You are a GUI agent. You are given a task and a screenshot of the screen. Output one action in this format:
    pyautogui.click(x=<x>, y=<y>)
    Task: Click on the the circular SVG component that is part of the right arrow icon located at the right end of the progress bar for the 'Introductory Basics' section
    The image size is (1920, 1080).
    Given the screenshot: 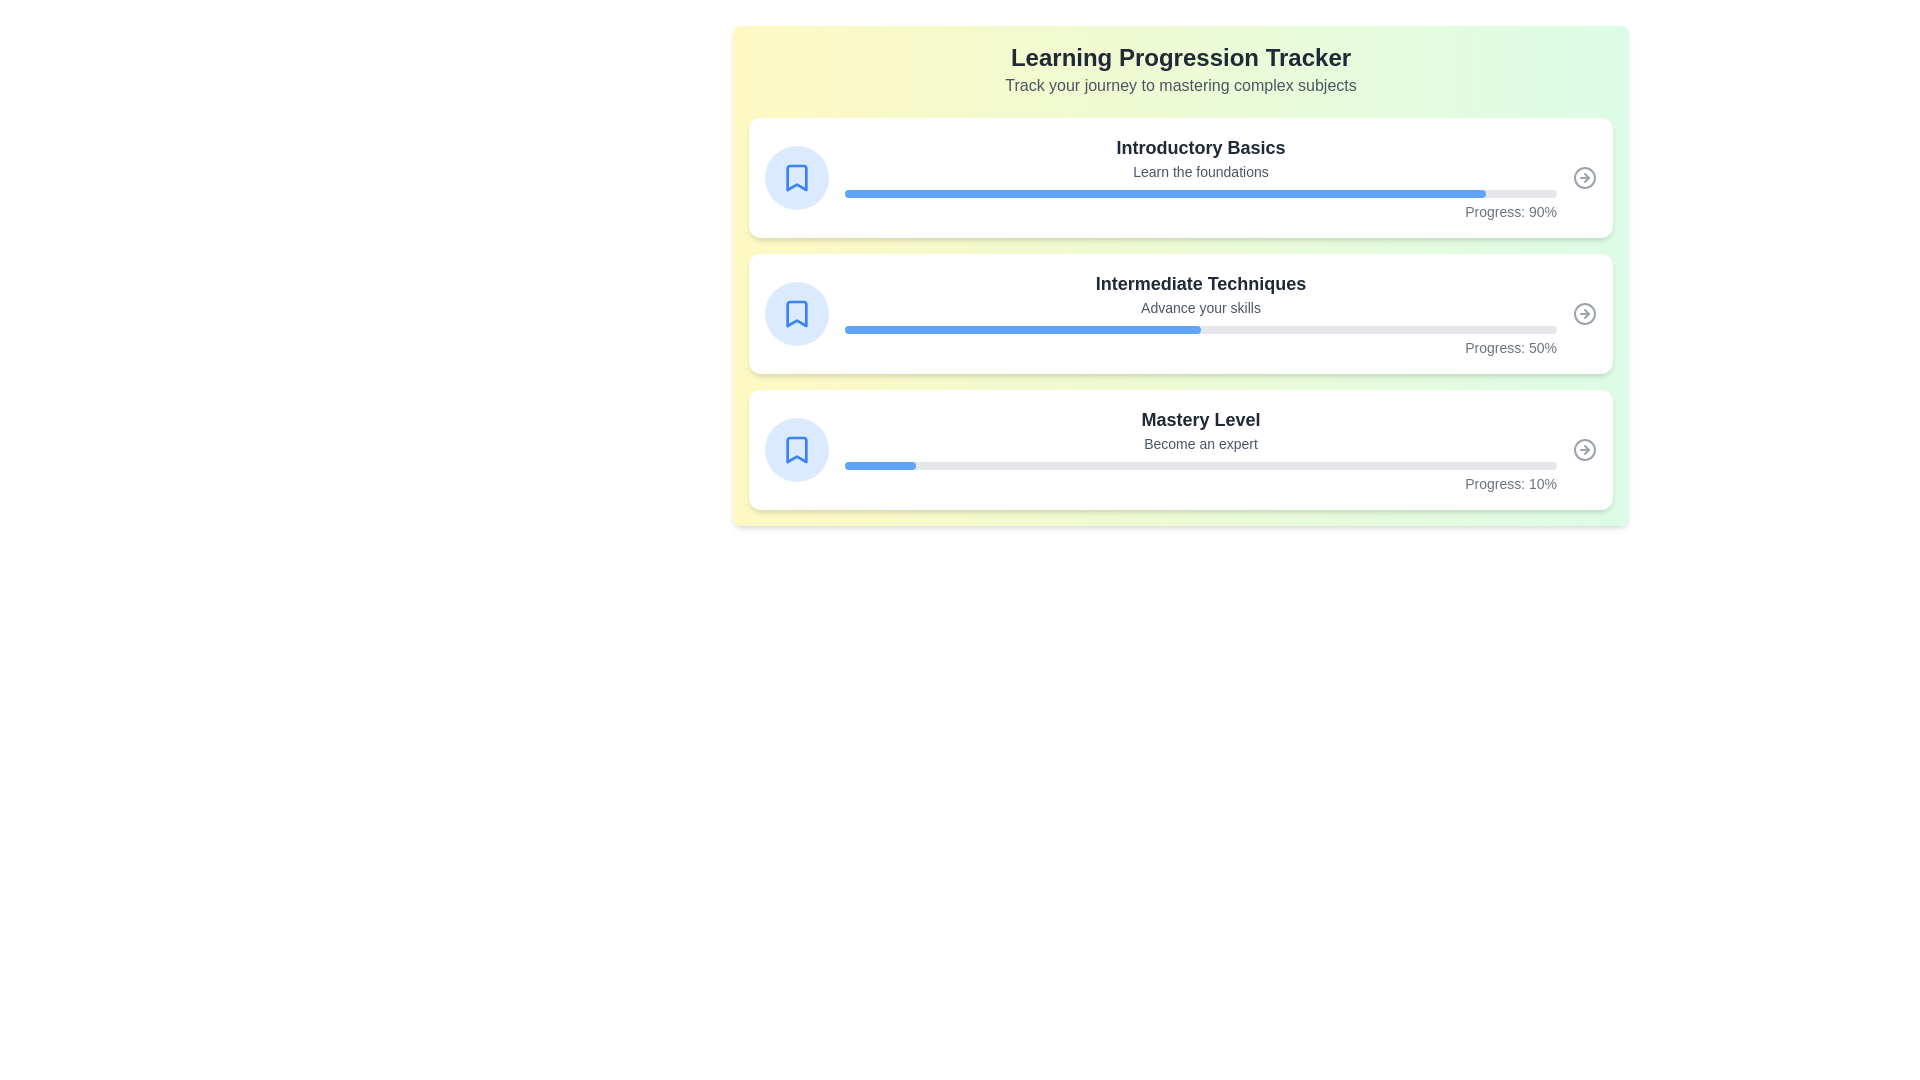 What is the action you would take?
    pyautogui.click(x=1583, y=176)
    